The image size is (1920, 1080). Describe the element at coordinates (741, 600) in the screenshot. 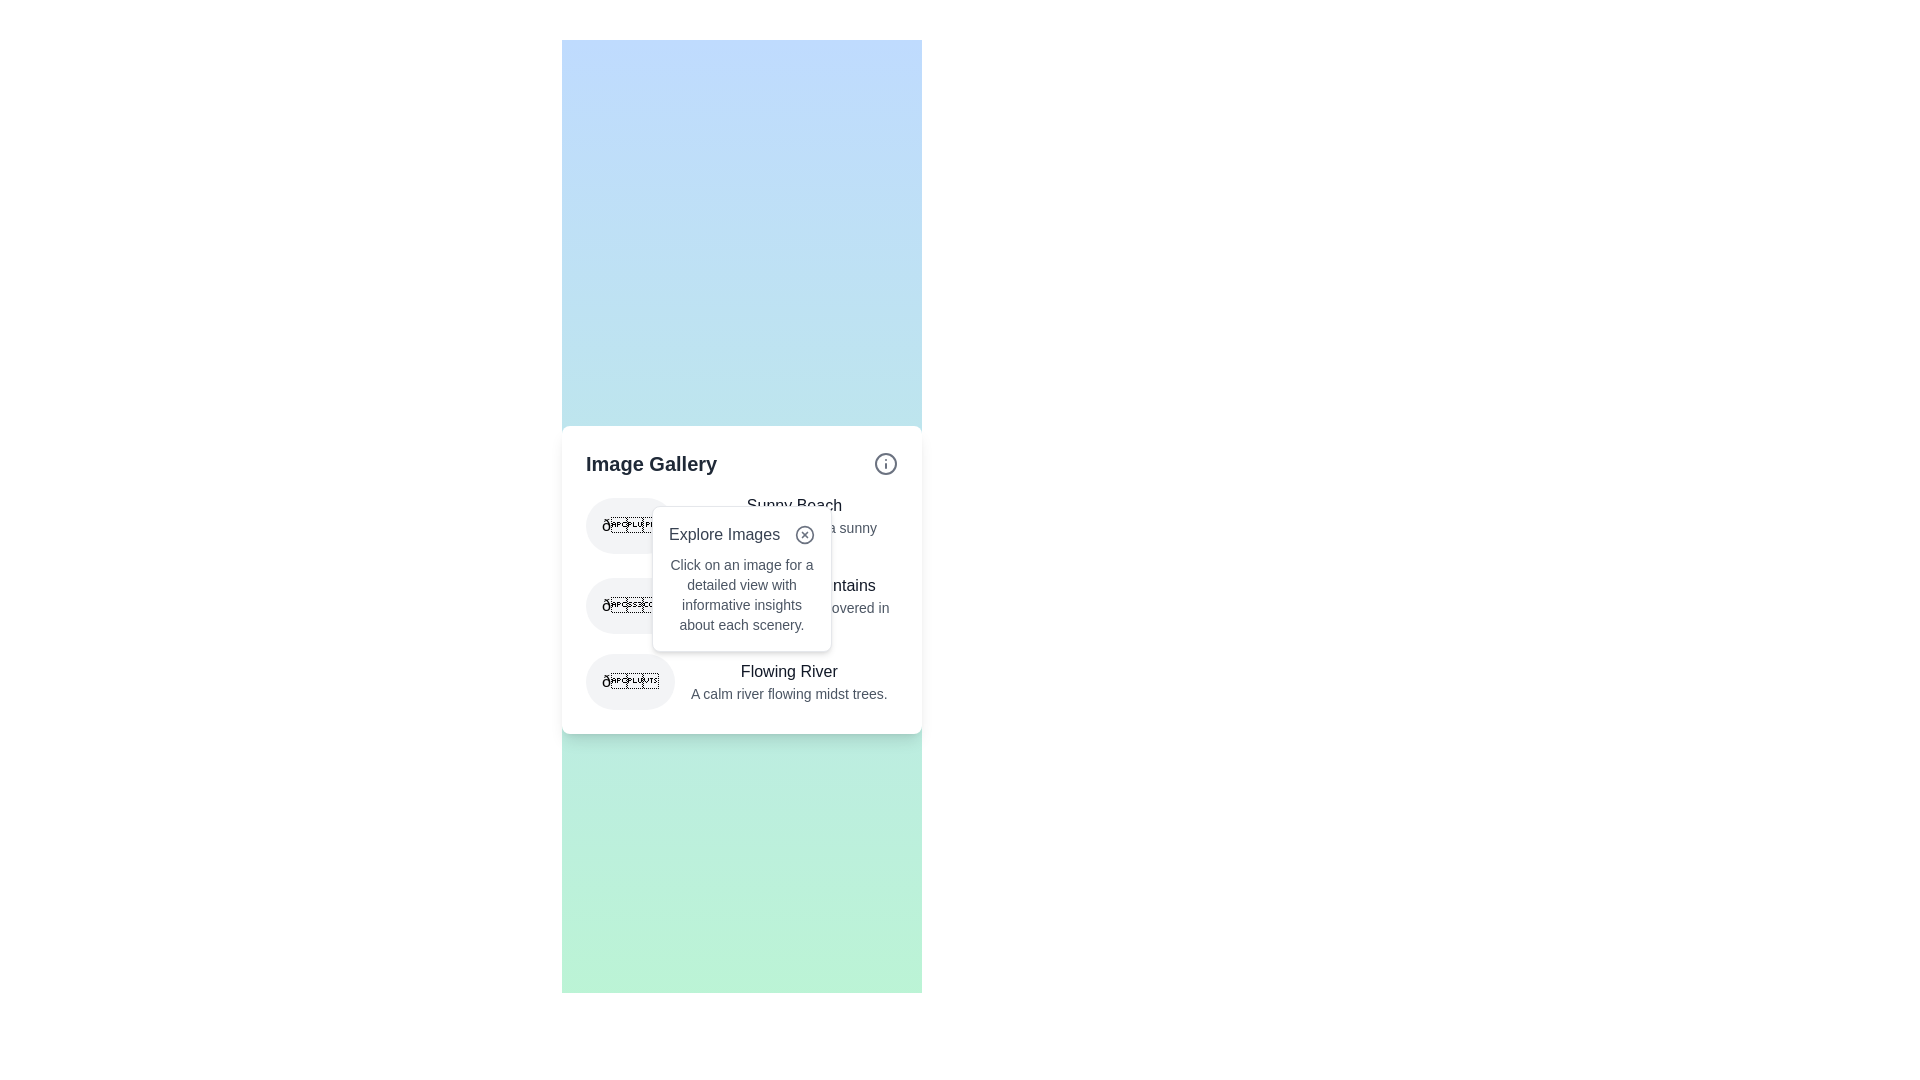

I see `the List of Descriptive Items element, which contains three blocks with icons and descriptive text for 'Sunny Beach', 'Majestic Mountains', and 'Flowing River', positioned under the 'Image Gallery' section` at that location.